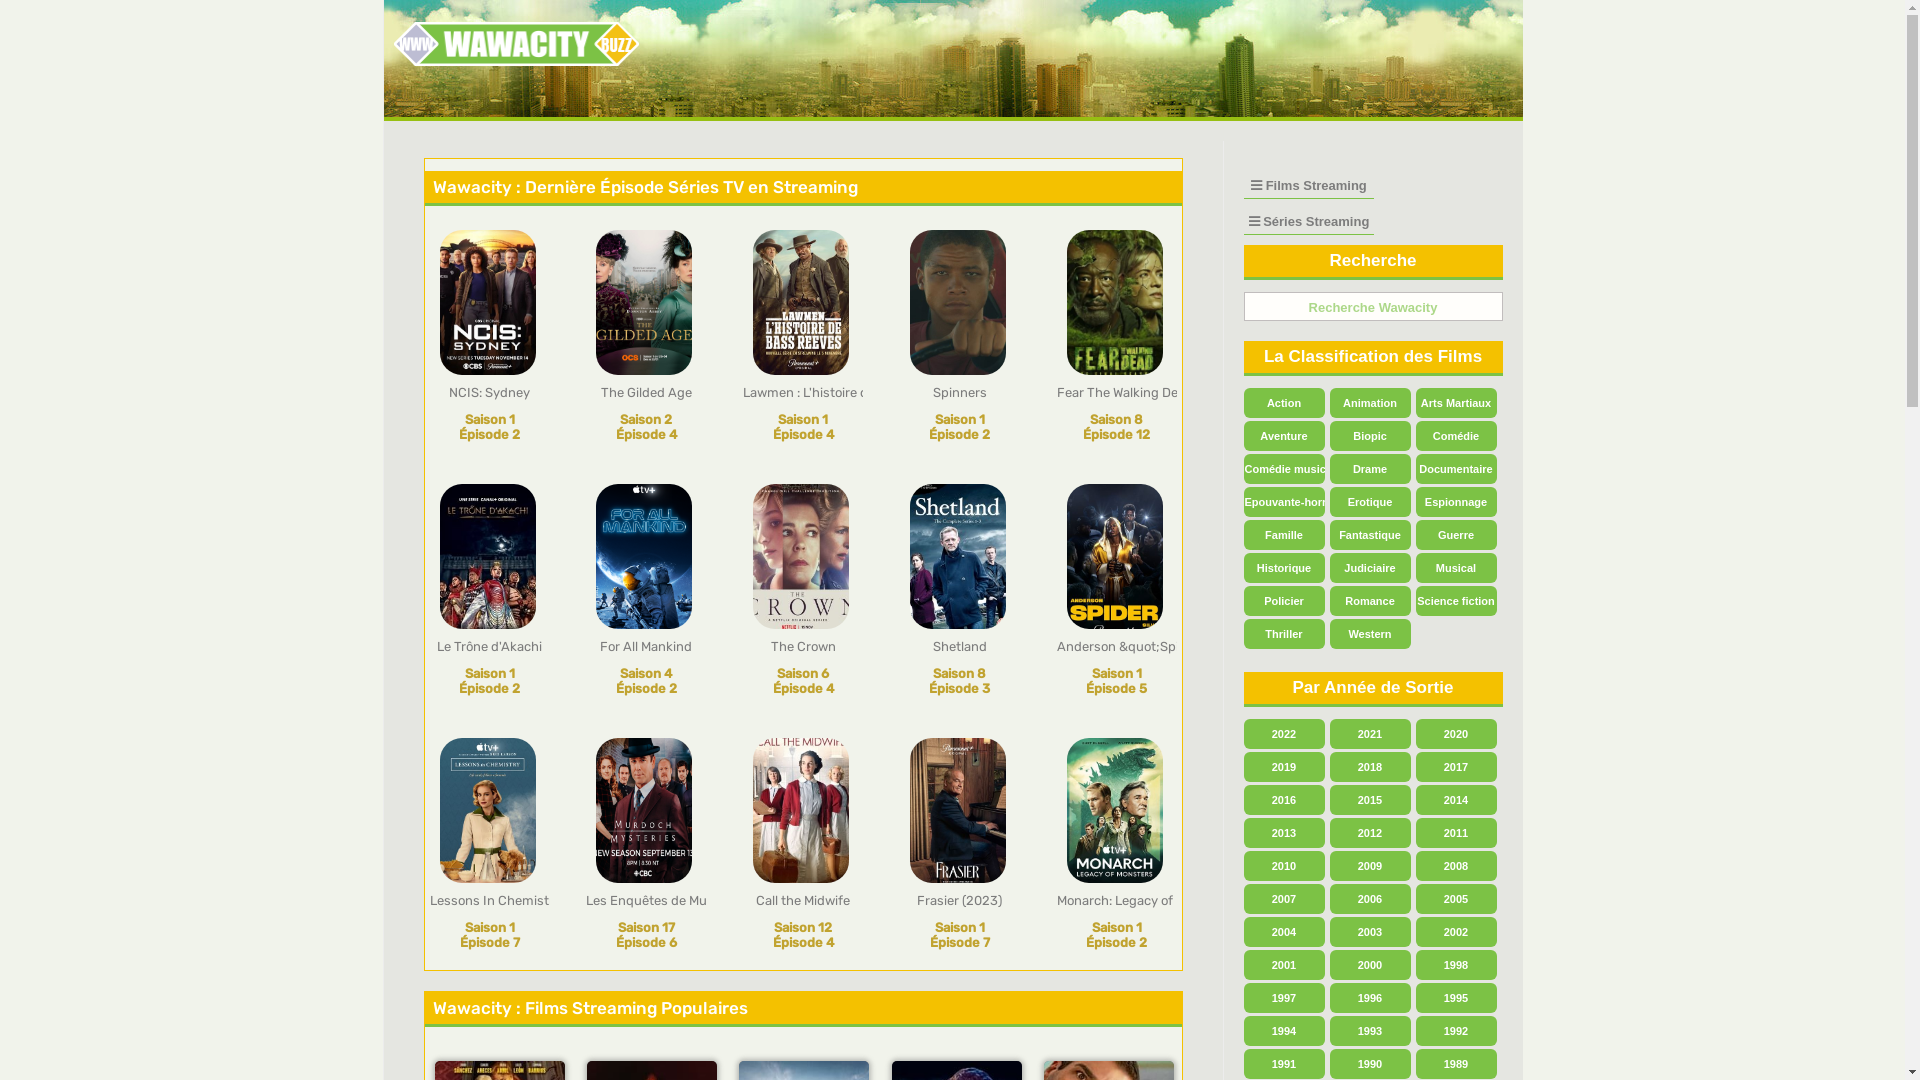 This screenshot has height=1080, width=1920. What do you see at coordinates (1284, 633) in the screenshot?
I see `'Thriller'` at bounding box center [1284, 633].